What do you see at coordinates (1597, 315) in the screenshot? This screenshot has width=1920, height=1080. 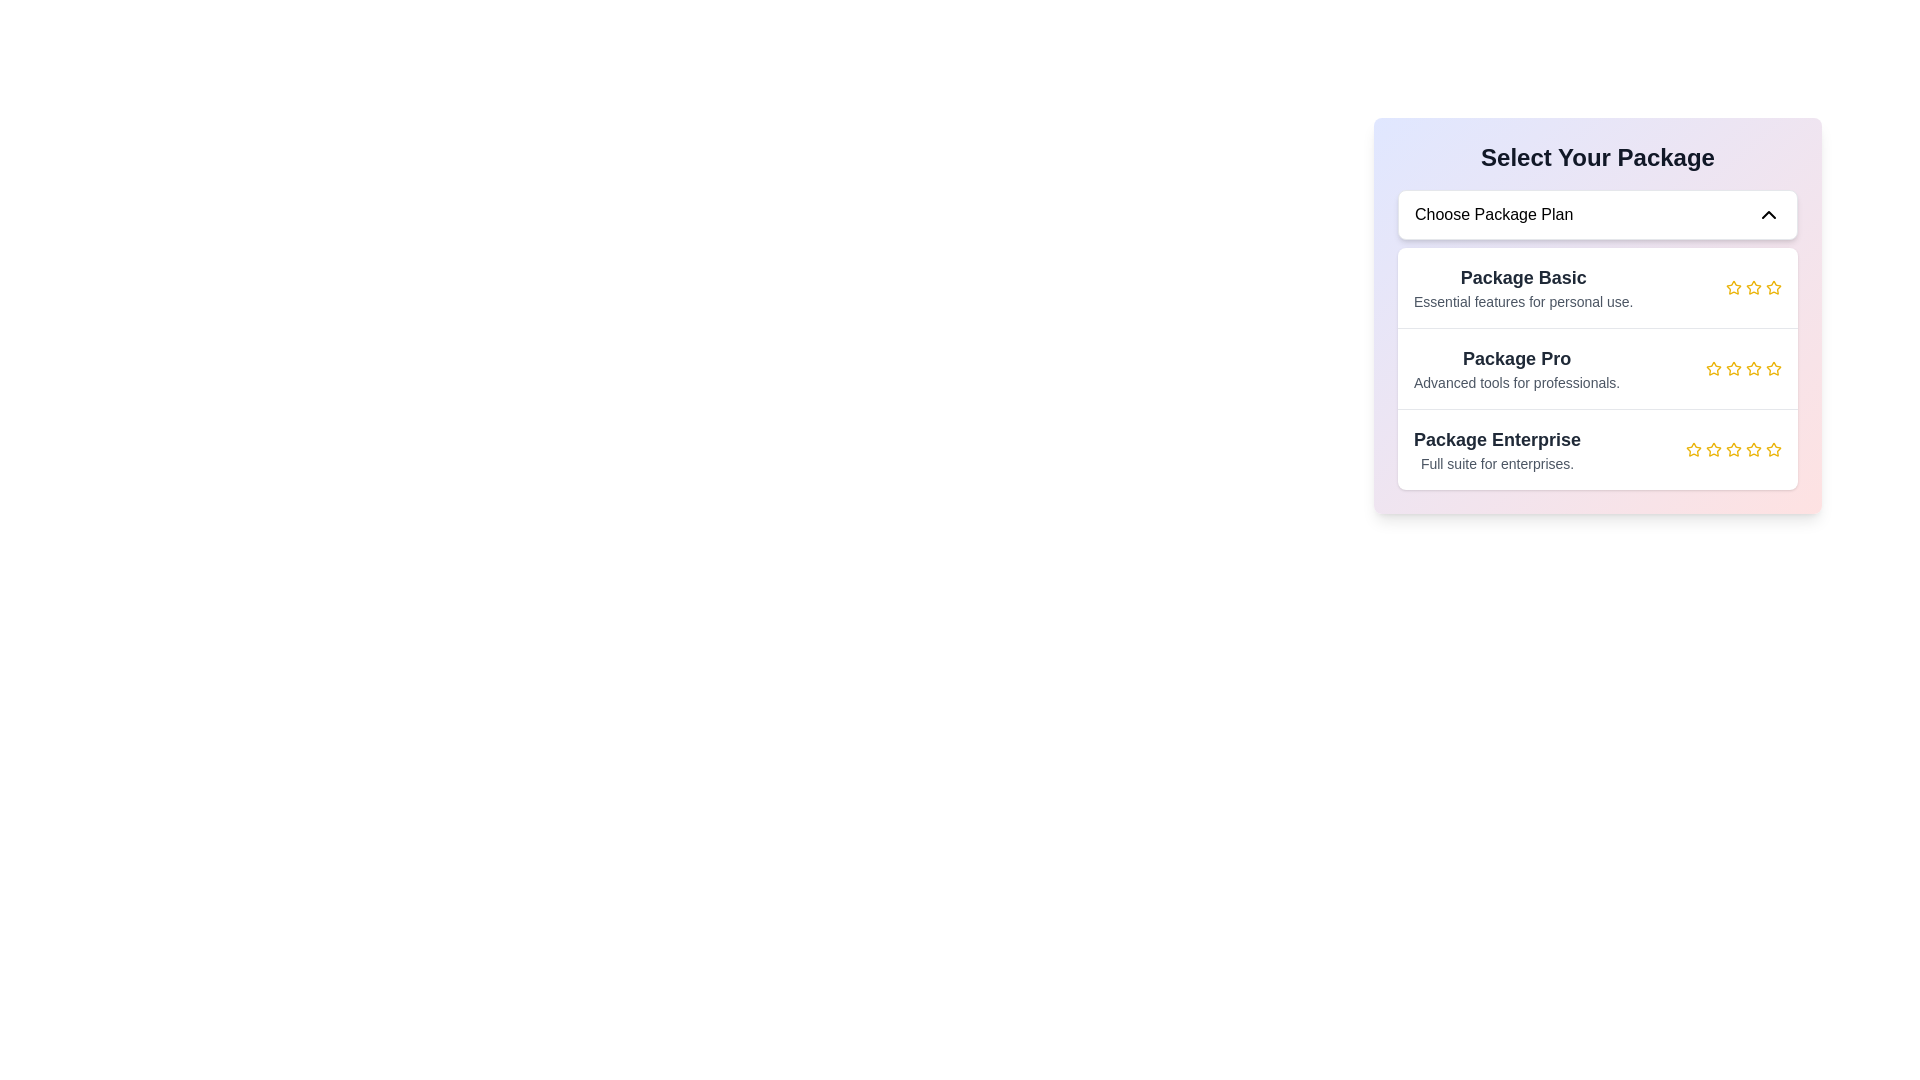 I see `the dropdown menu labeled 'Choose Package Plan'` at bounding box center [1597, 315].